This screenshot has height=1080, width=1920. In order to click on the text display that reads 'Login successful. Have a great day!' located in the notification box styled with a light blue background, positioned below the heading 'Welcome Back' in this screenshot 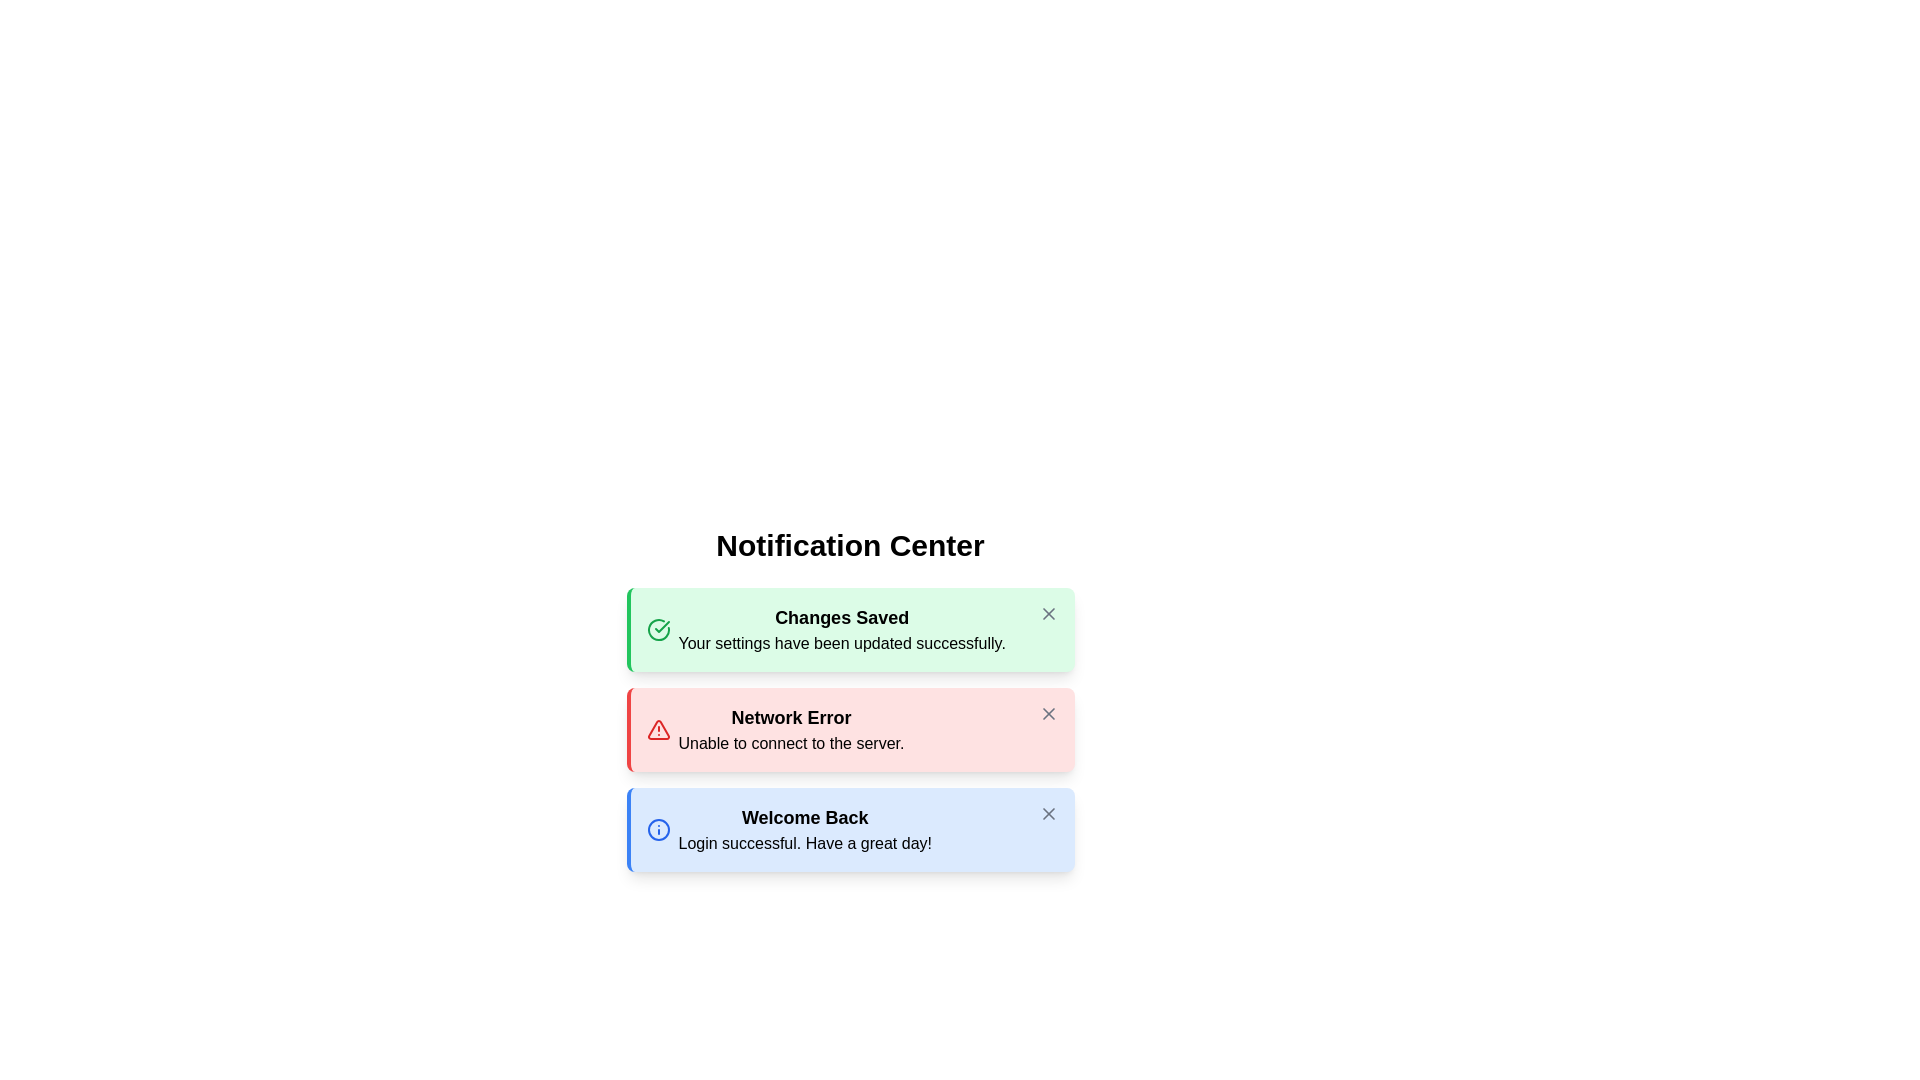, I will do `click(805, 844)`.